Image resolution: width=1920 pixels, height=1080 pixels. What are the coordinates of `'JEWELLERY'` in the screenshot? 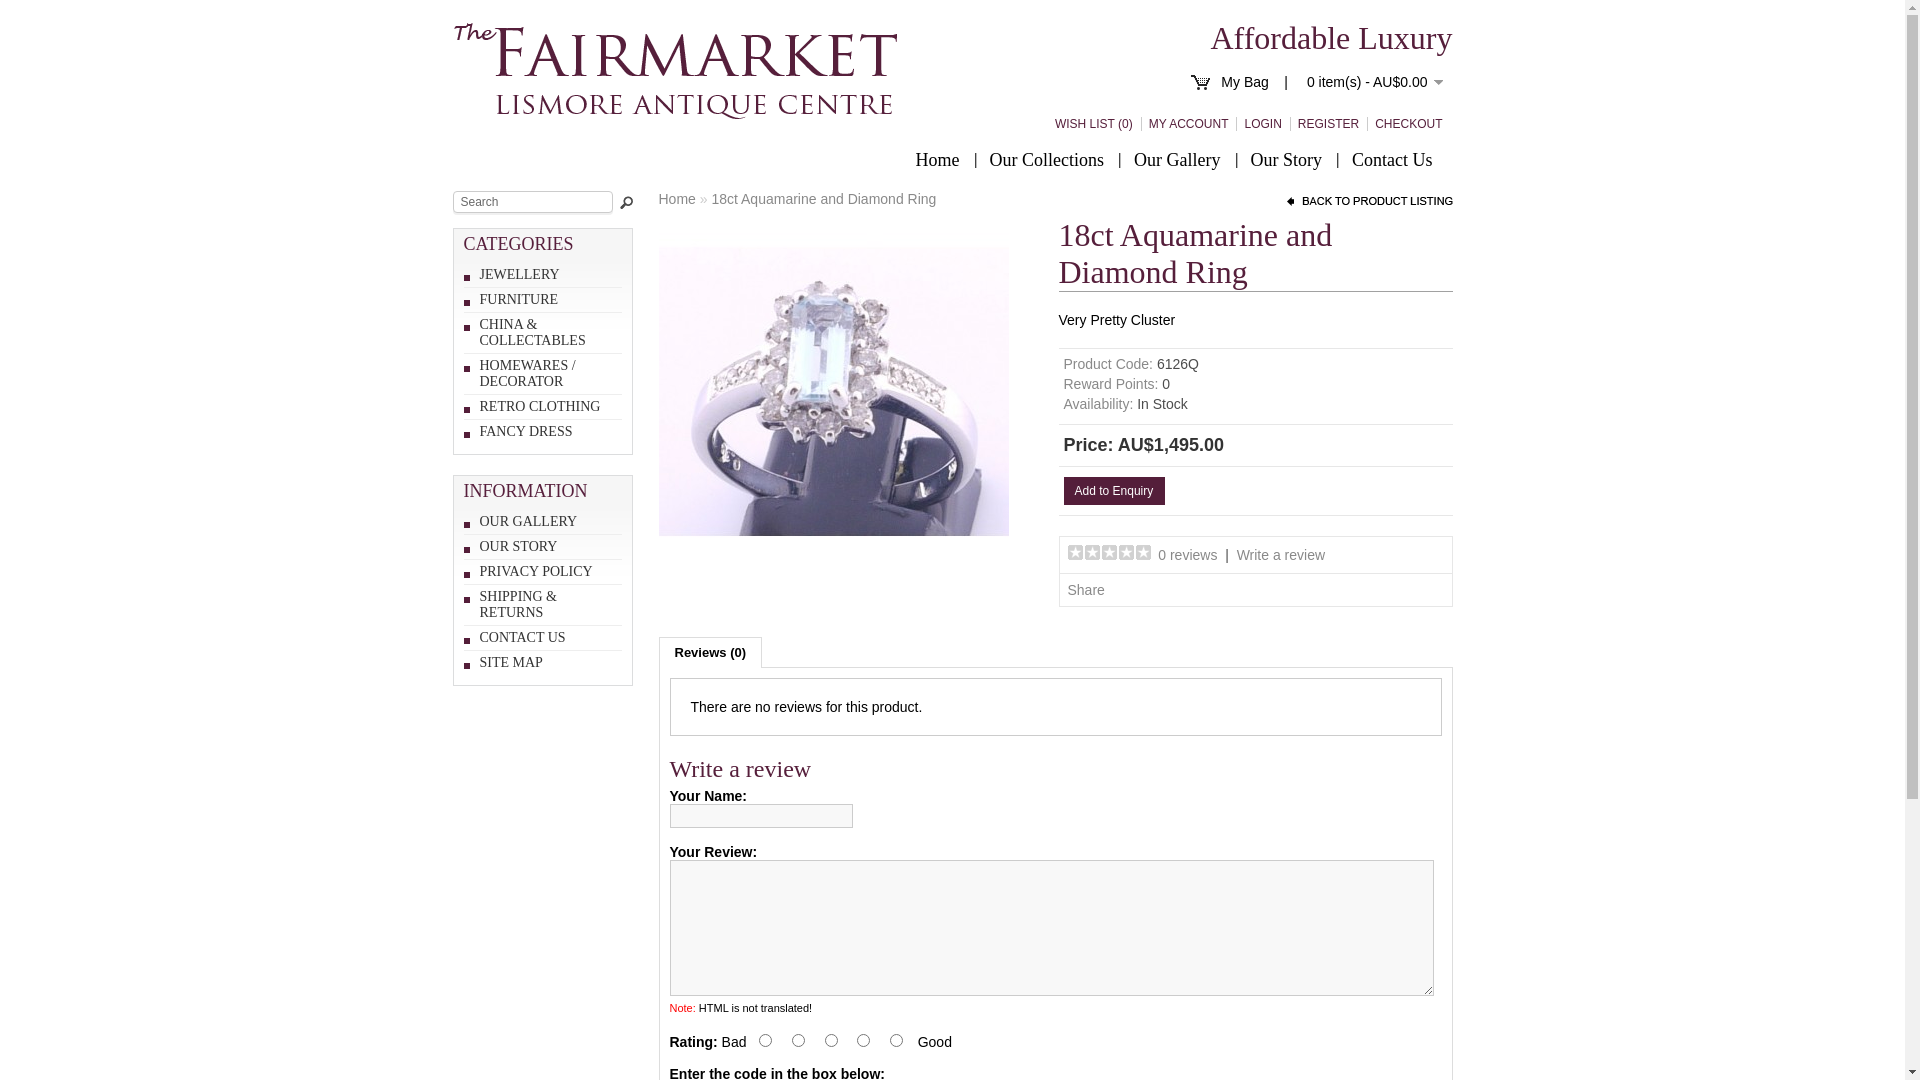 It's located at (519, 274).